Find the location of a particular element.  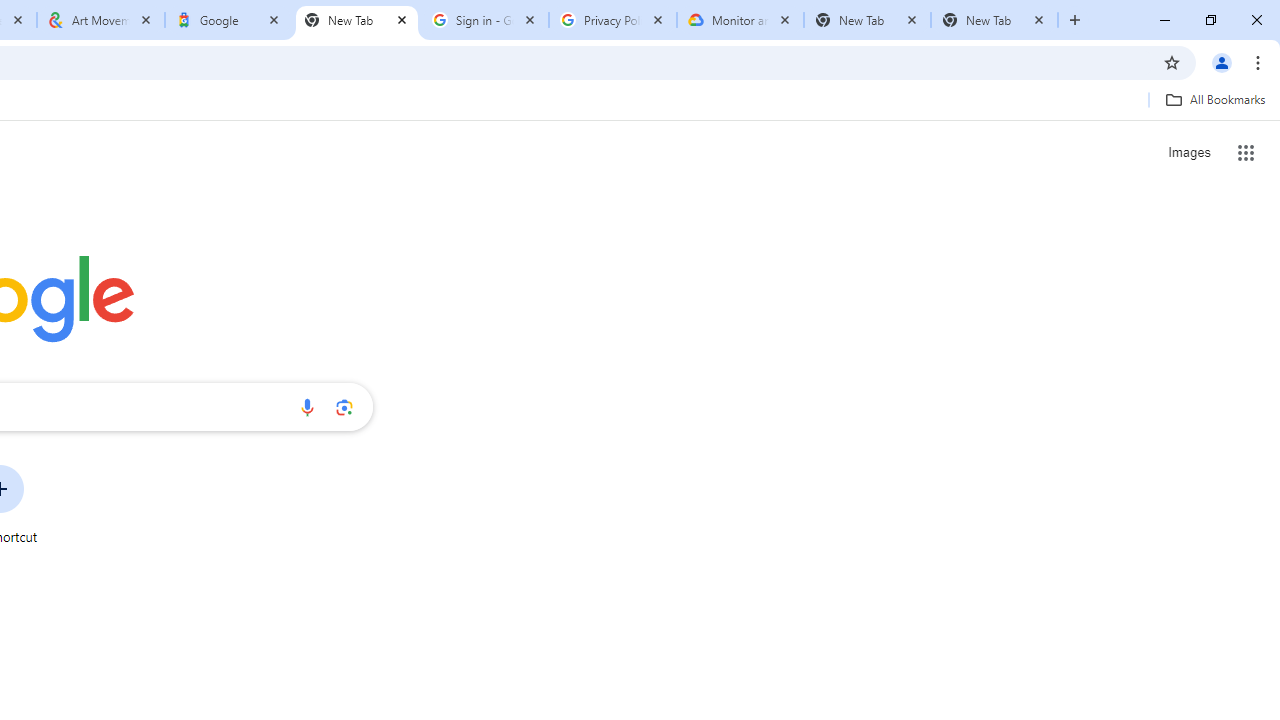

'Search by image' is located at coordinates (344, 406).